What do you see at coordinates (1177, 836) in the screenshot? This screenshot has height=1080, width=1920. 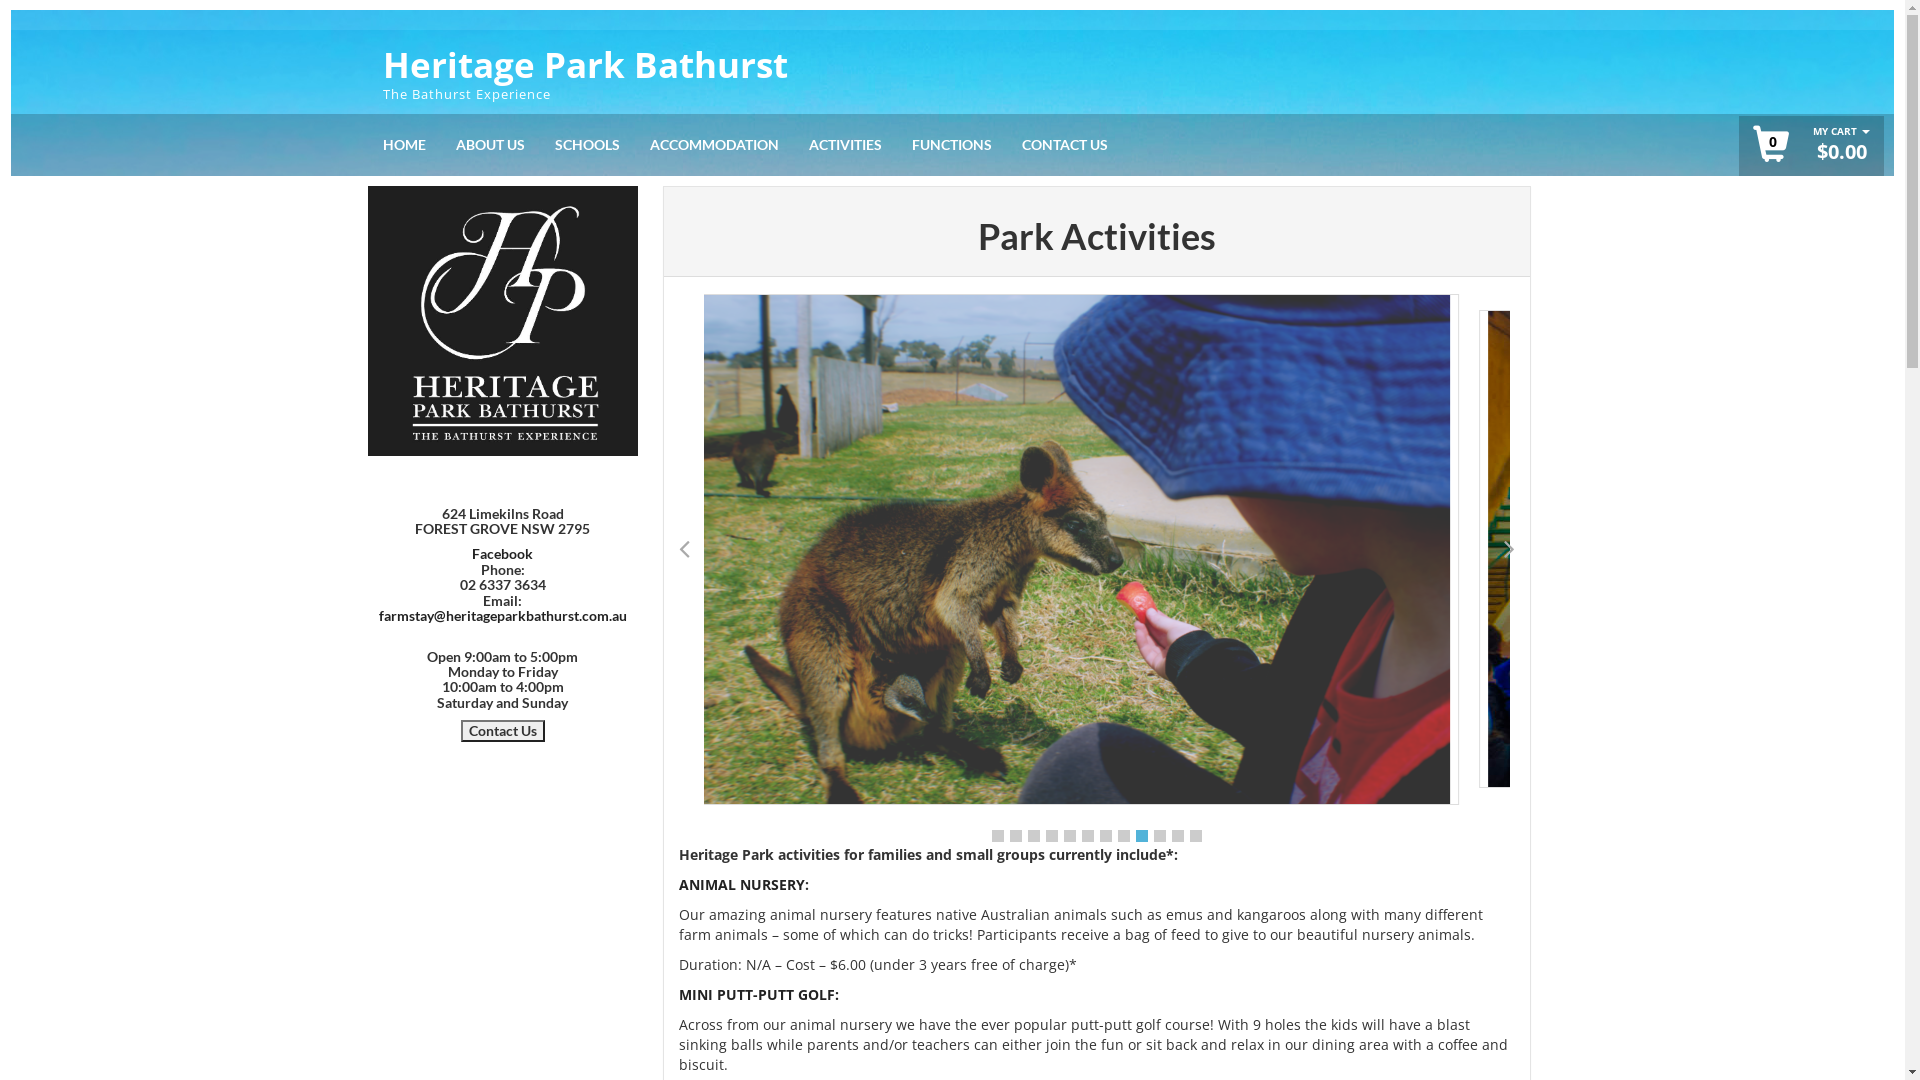 I see `'11'` at bounding box center [1177, 836].